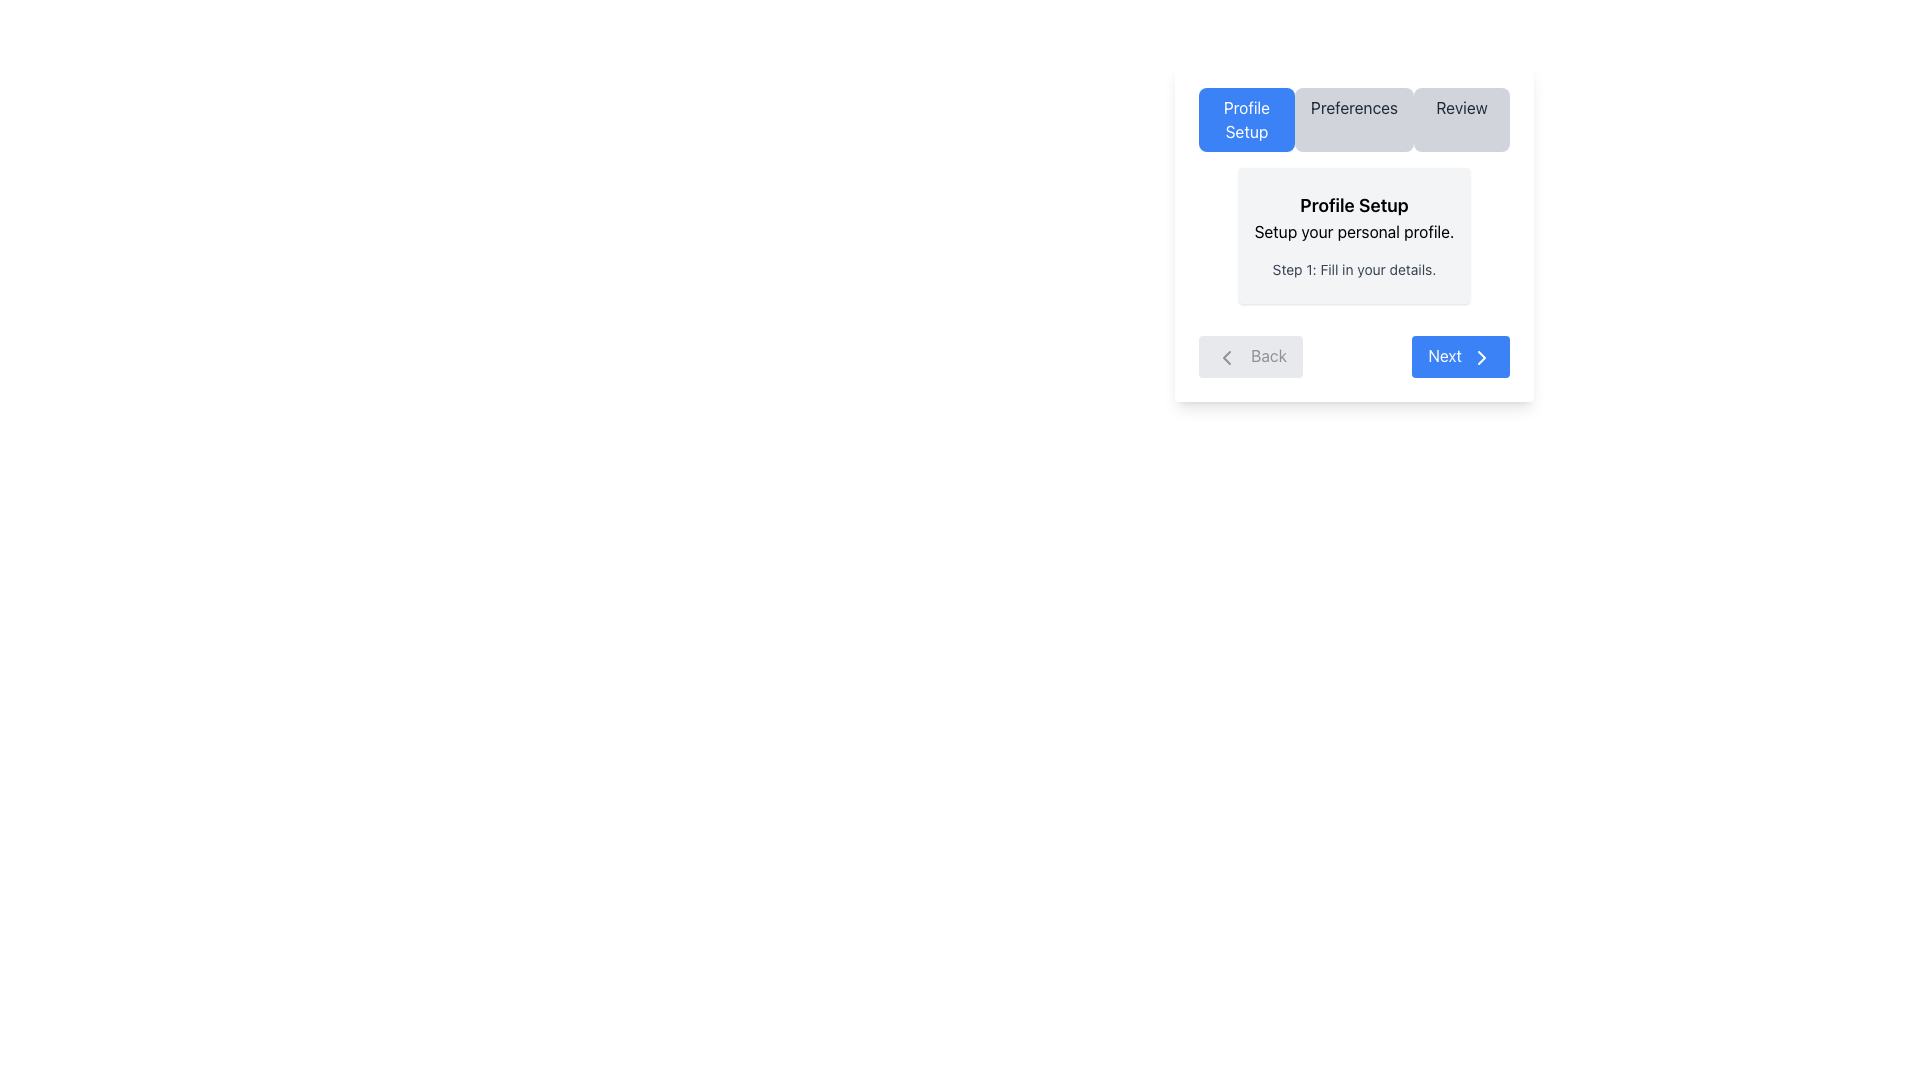 The height and width of the screenshot is (1080, 1920). Describe the element at coordinates (1482, 356) in the screenshot. I see `the 'Next' button which contains the progression icon located at the bottom right area of the interface` at that location.